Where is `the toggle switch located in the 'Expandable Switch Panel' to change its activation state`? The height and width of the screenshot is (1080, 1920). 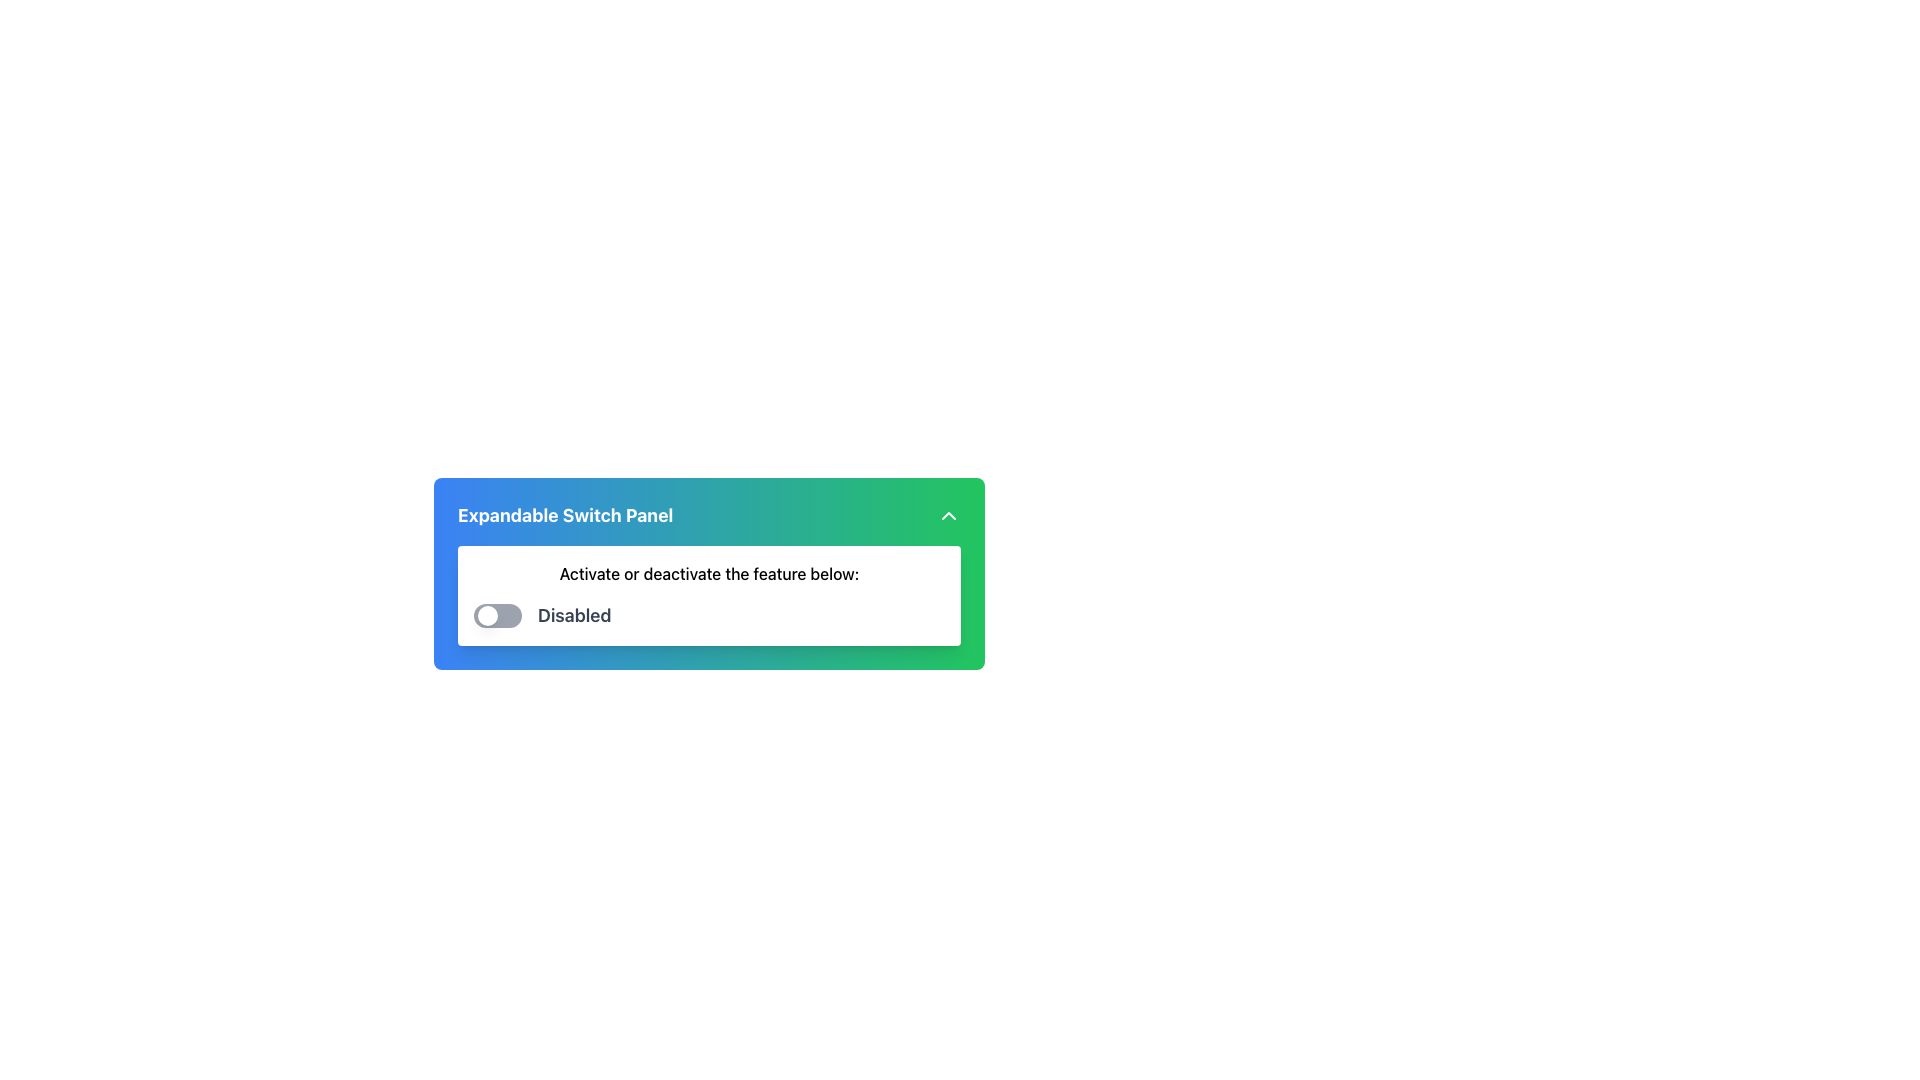 the toggle switch located in the 'Expandable Switch Panel' to change its activation state is located at coordinates (709, 595).